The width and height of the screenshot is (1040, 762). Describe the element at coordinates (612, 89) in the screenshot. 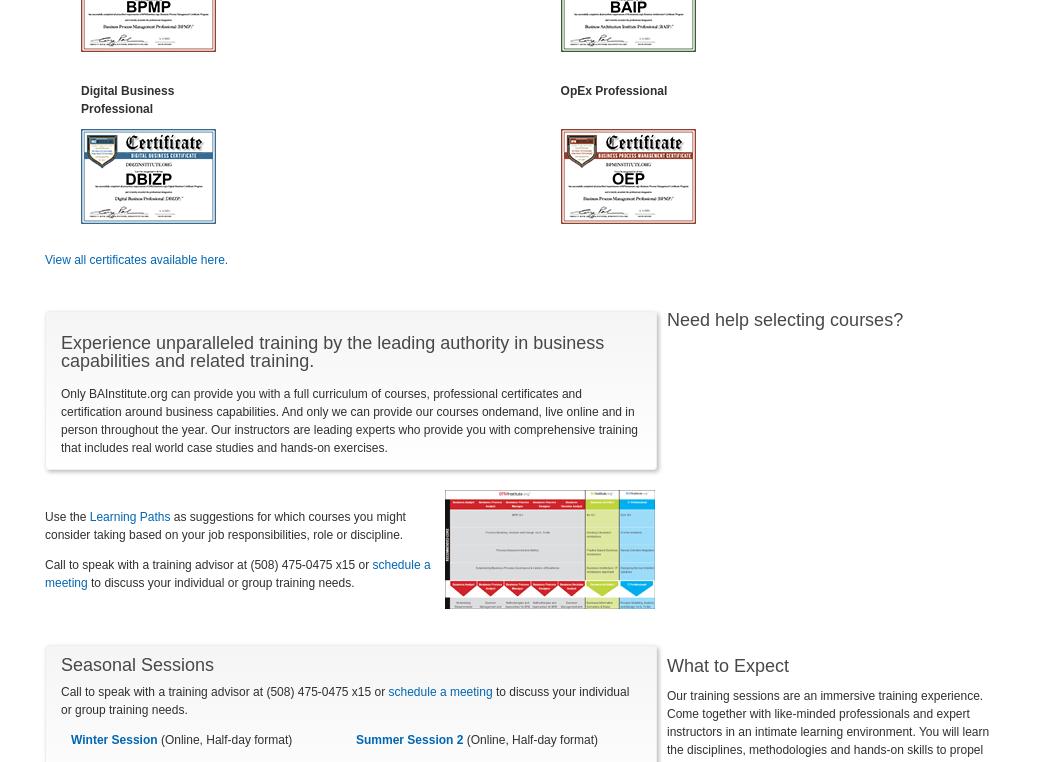

I see `'OpEx Professional'` at that location.